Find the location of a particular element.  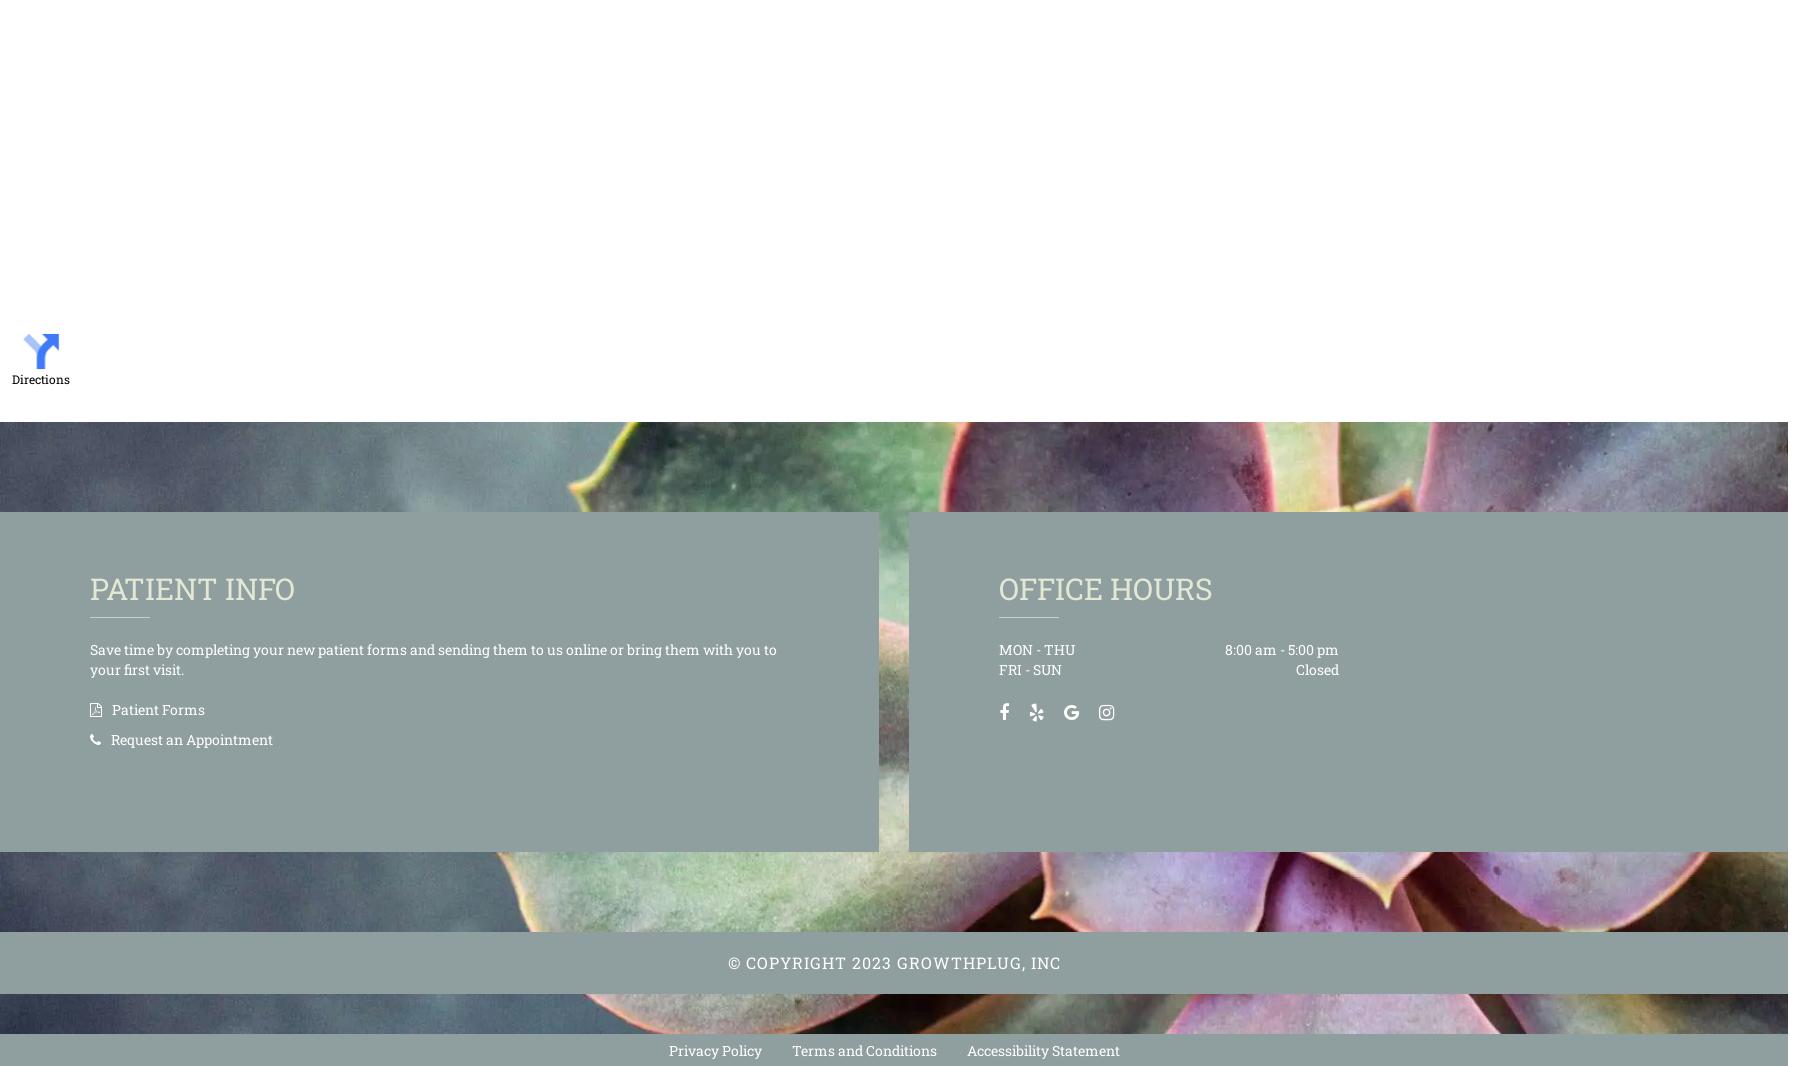

'Request an Appointment' is located at coordinates (111, 737).